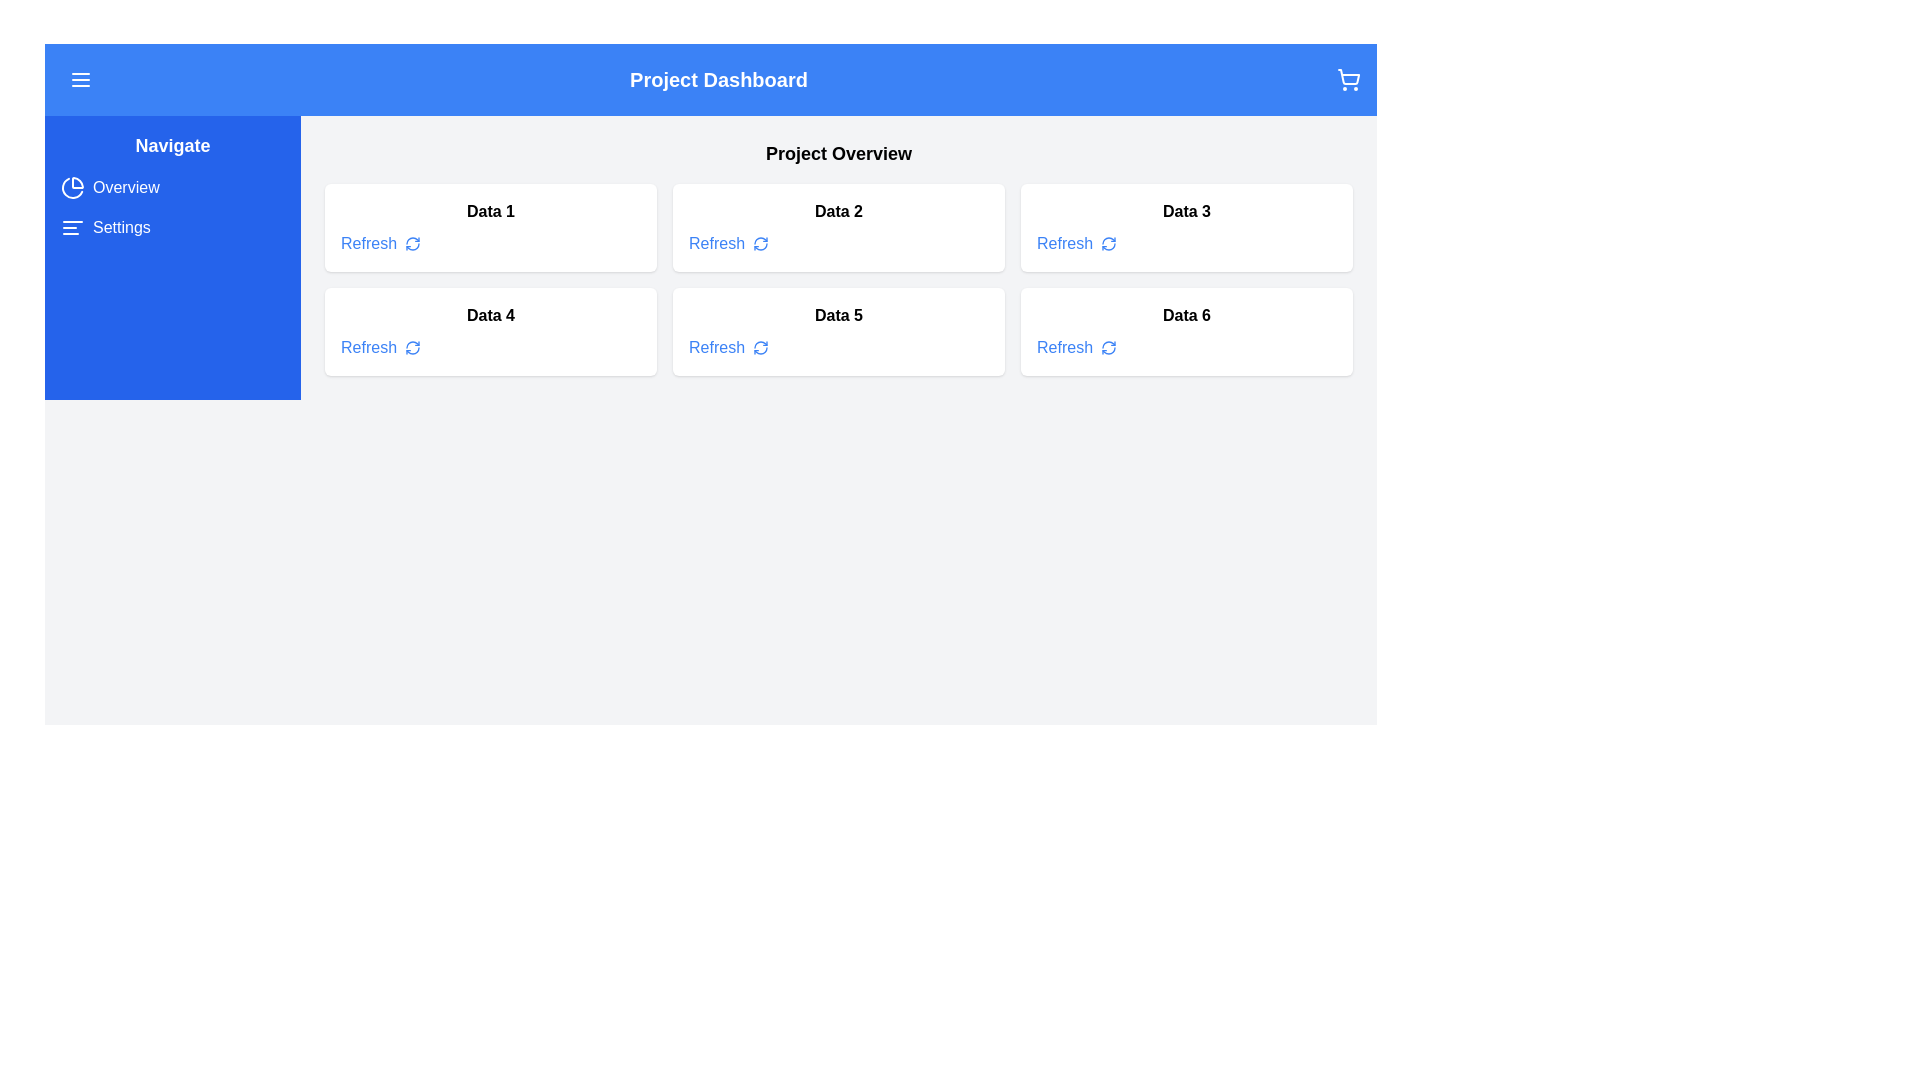 This screenshot has width=1920, height=1080. I want to click on the bold, black textual label that reads 'Data 4', which is located in the second row, first column of the grid under the 'Project Overview' section, so click(490, 315).